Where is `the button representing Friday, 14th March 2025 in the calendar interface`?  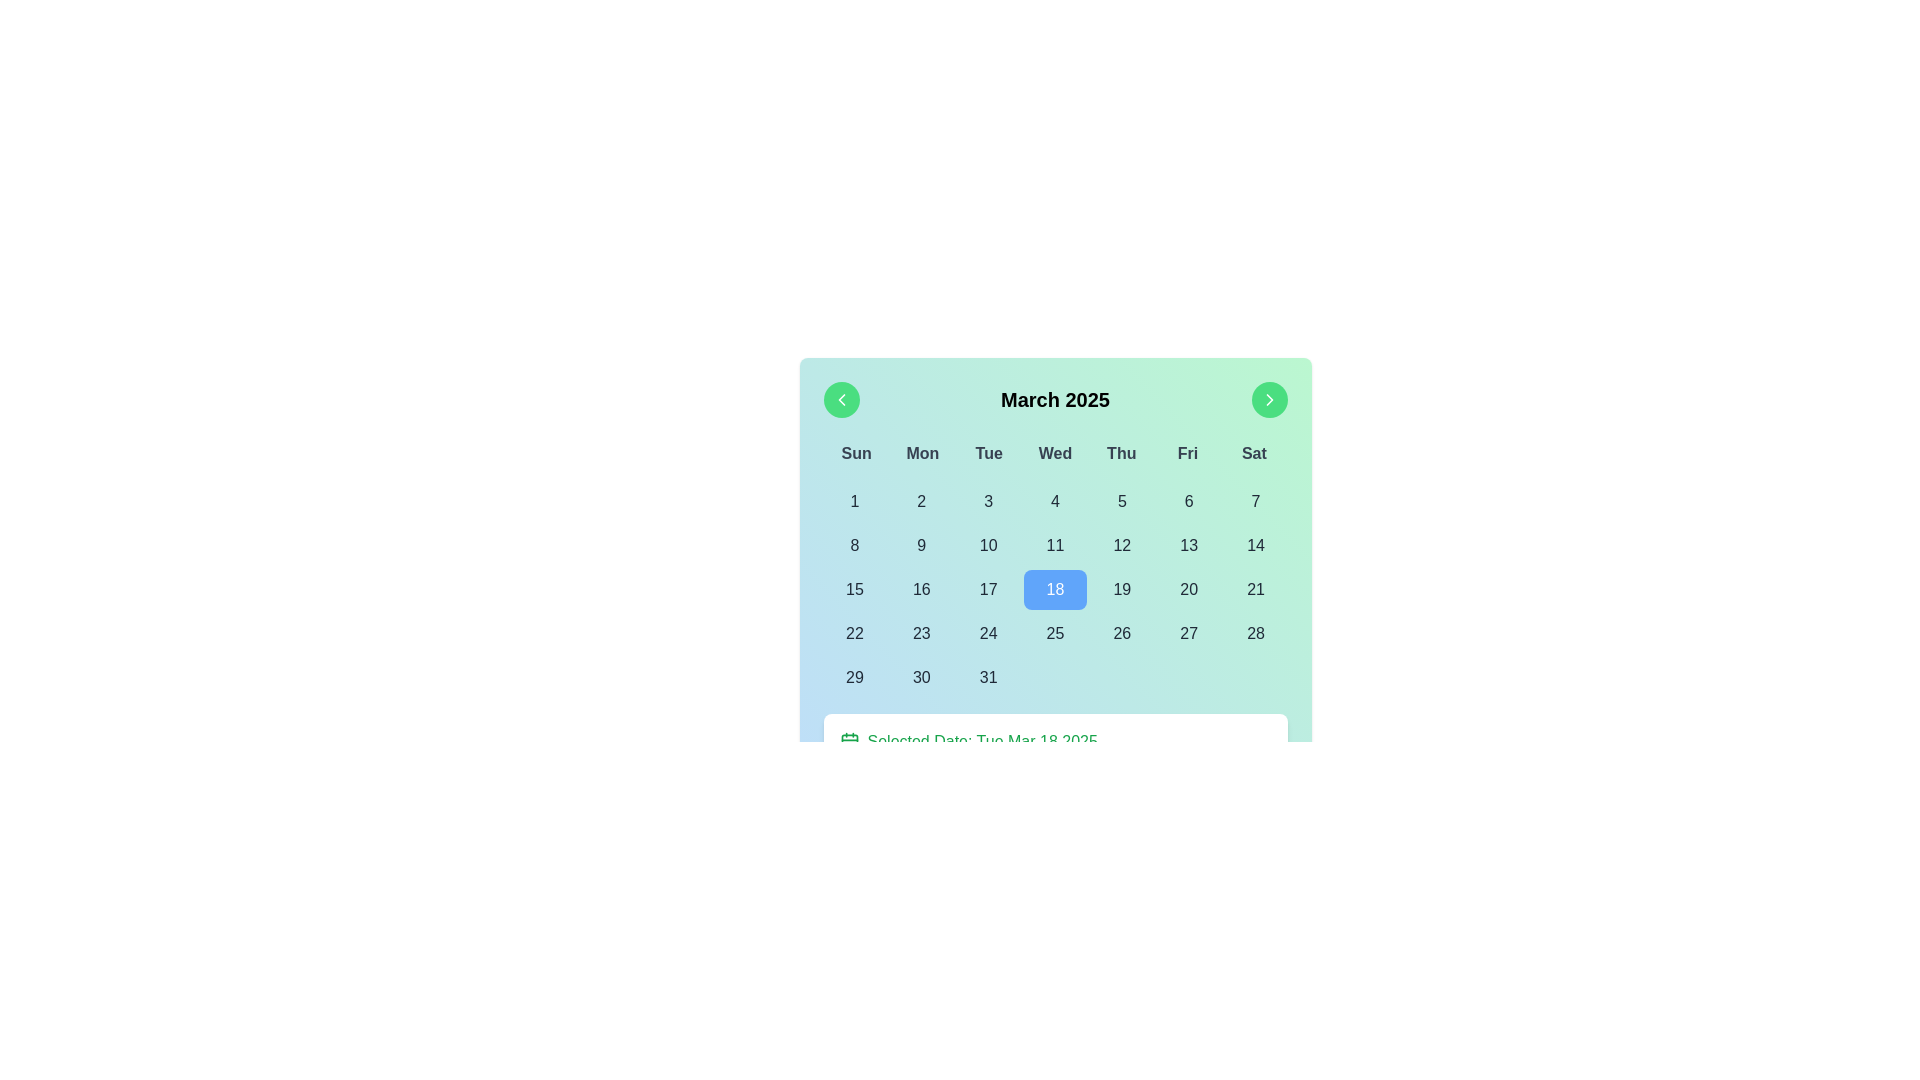 the button representing Friday, 14th March 2025 in the calendar interface is located at coordinates (1255, 546).